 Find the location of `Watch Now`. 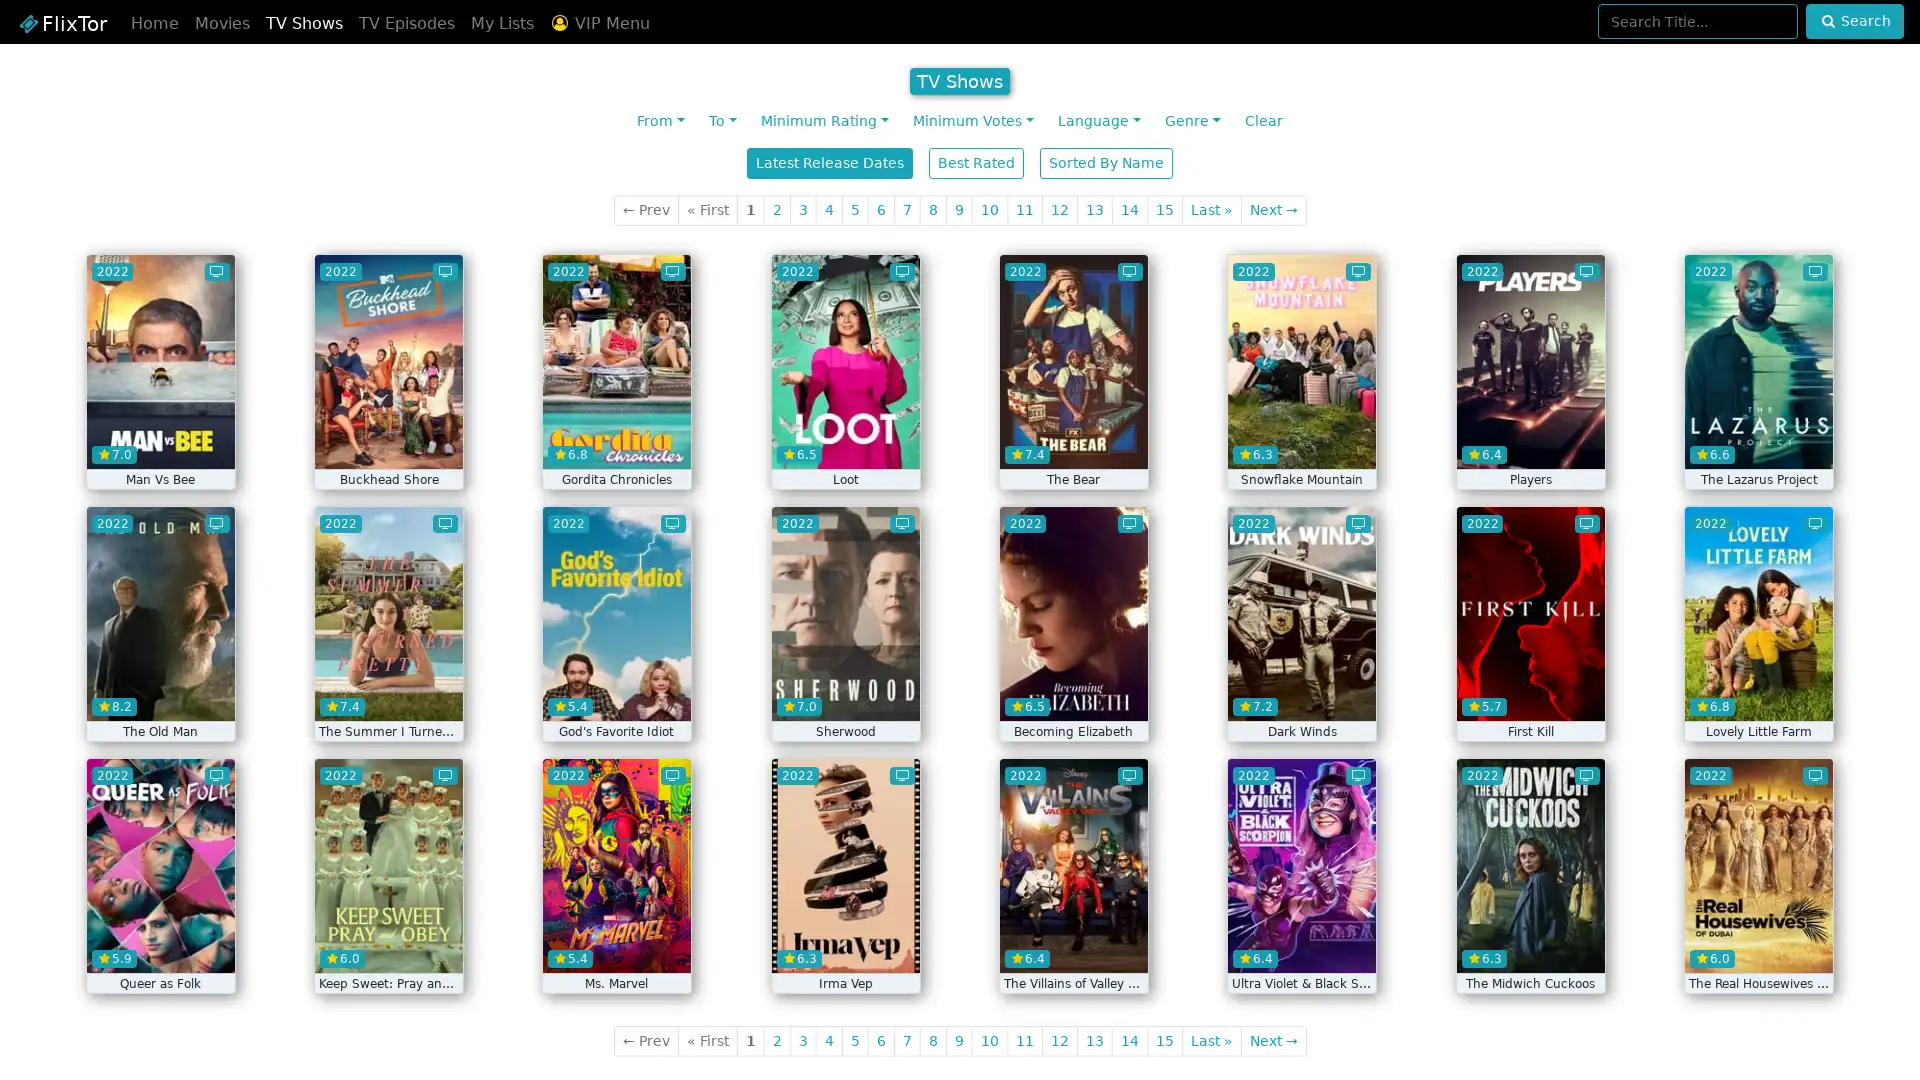

Watch Now is located at coordinates (1072, 690).